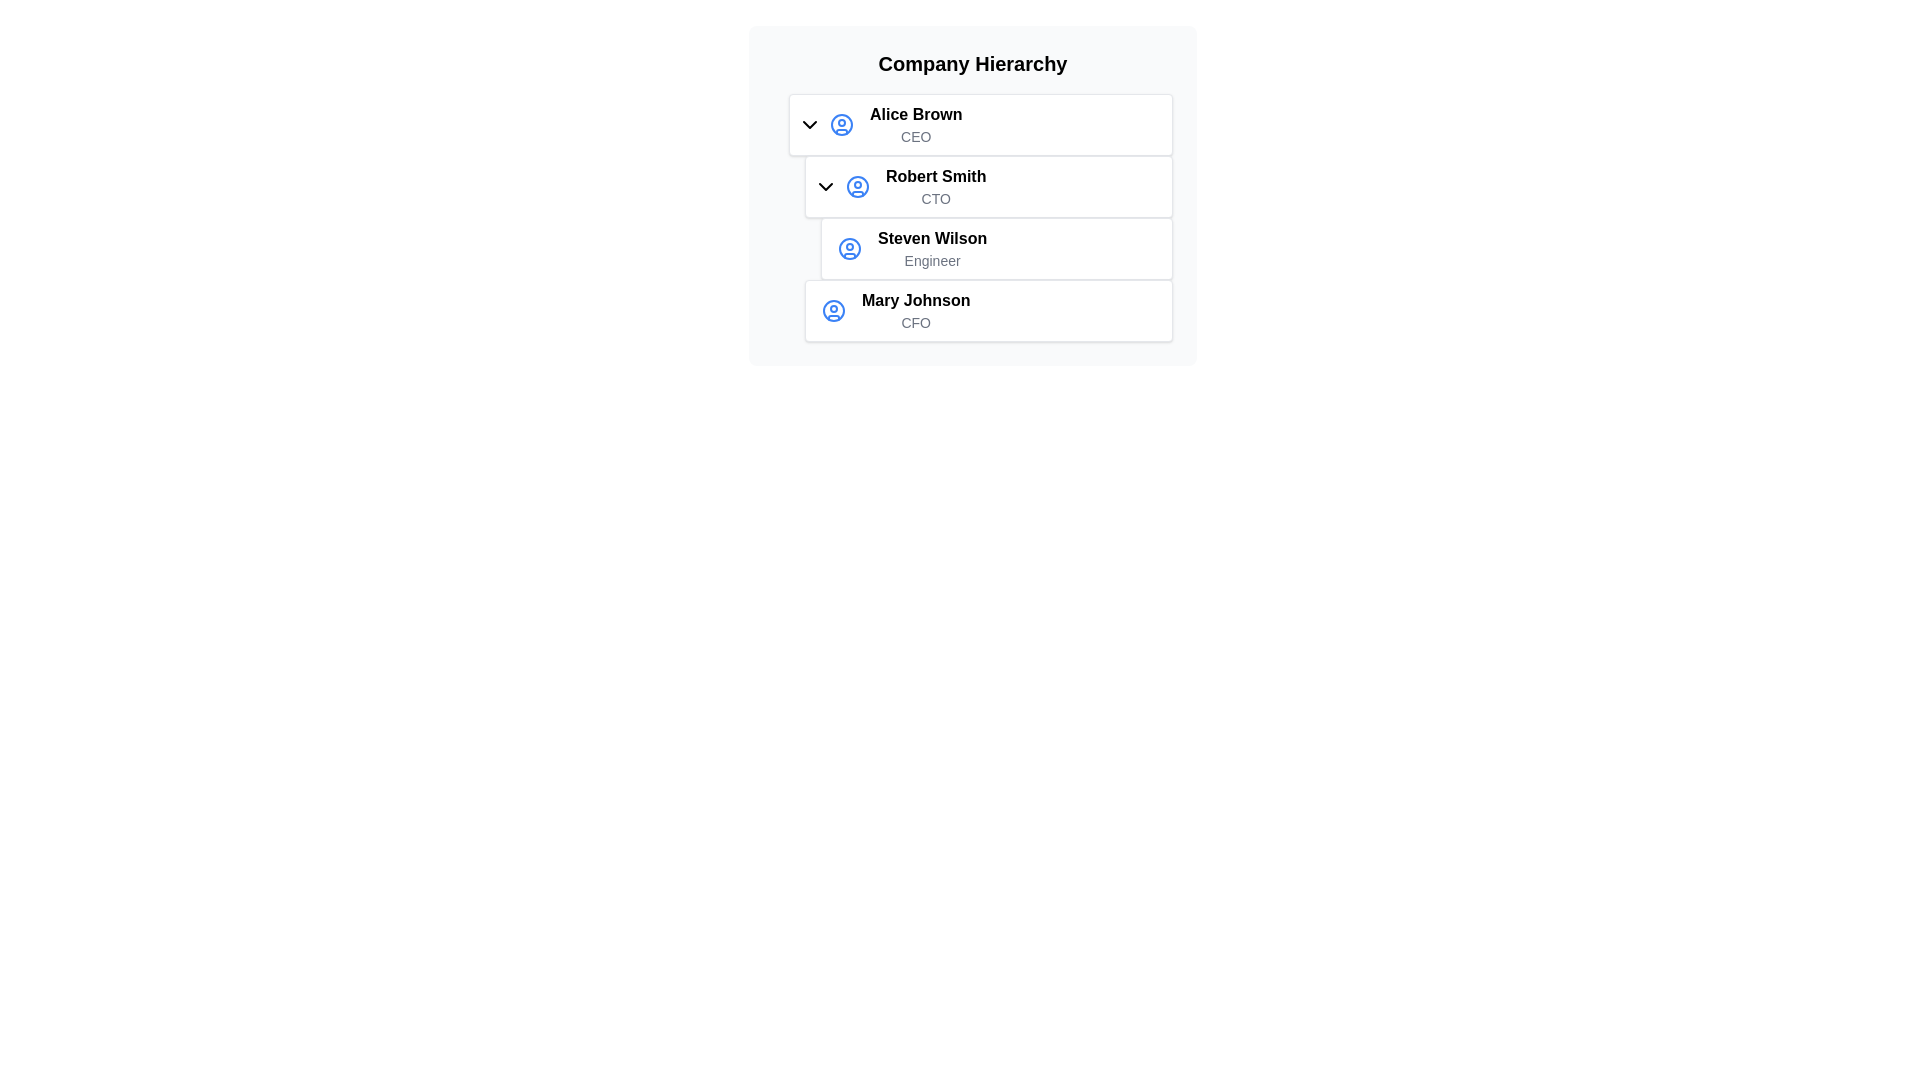  What do you see at coordinates (915, 124) in the screenshot?
I see `to select the text block displaying the name 'Alice Brown' and the title 'CEO' in the 'Company Hierarchy' section` at bounding box center [915, 124].